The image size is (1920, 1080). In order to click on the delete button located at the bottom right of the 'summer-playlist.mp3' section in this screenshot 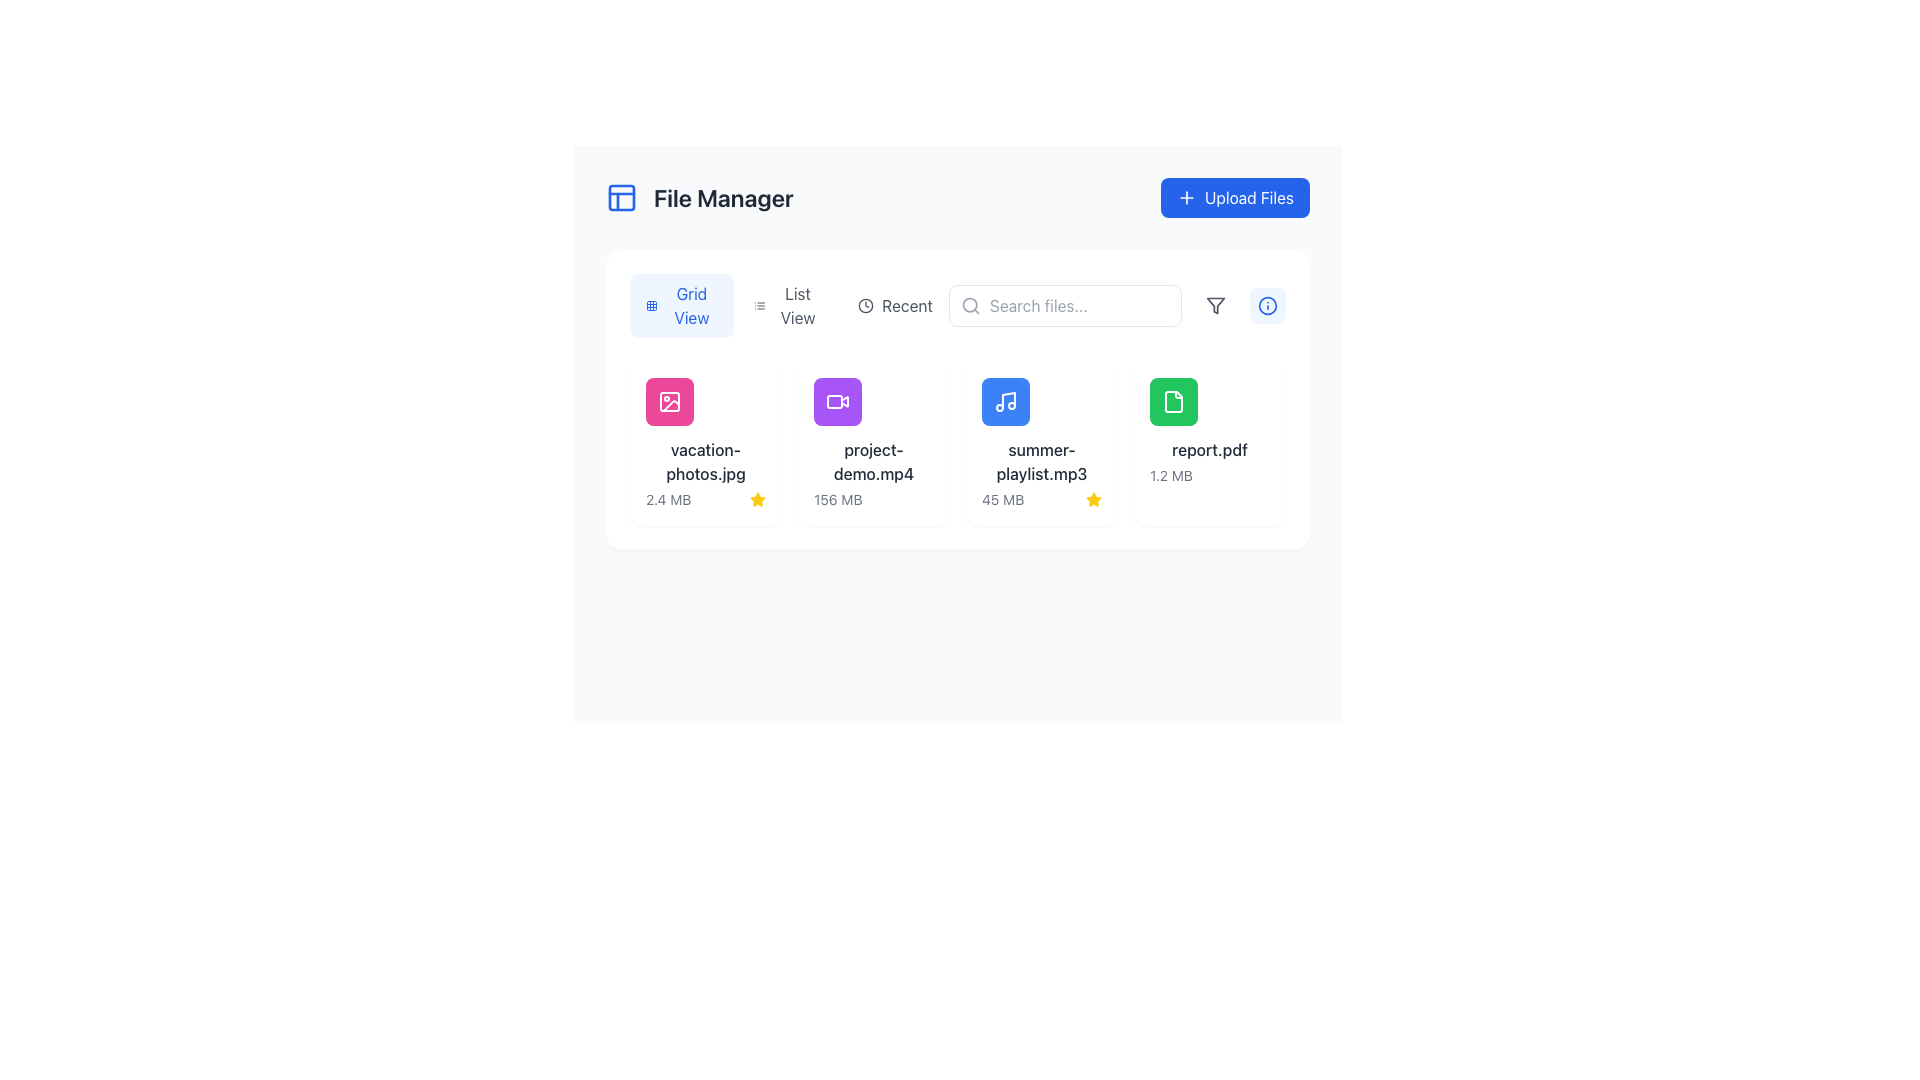, I will do `click(1083, 496)`.